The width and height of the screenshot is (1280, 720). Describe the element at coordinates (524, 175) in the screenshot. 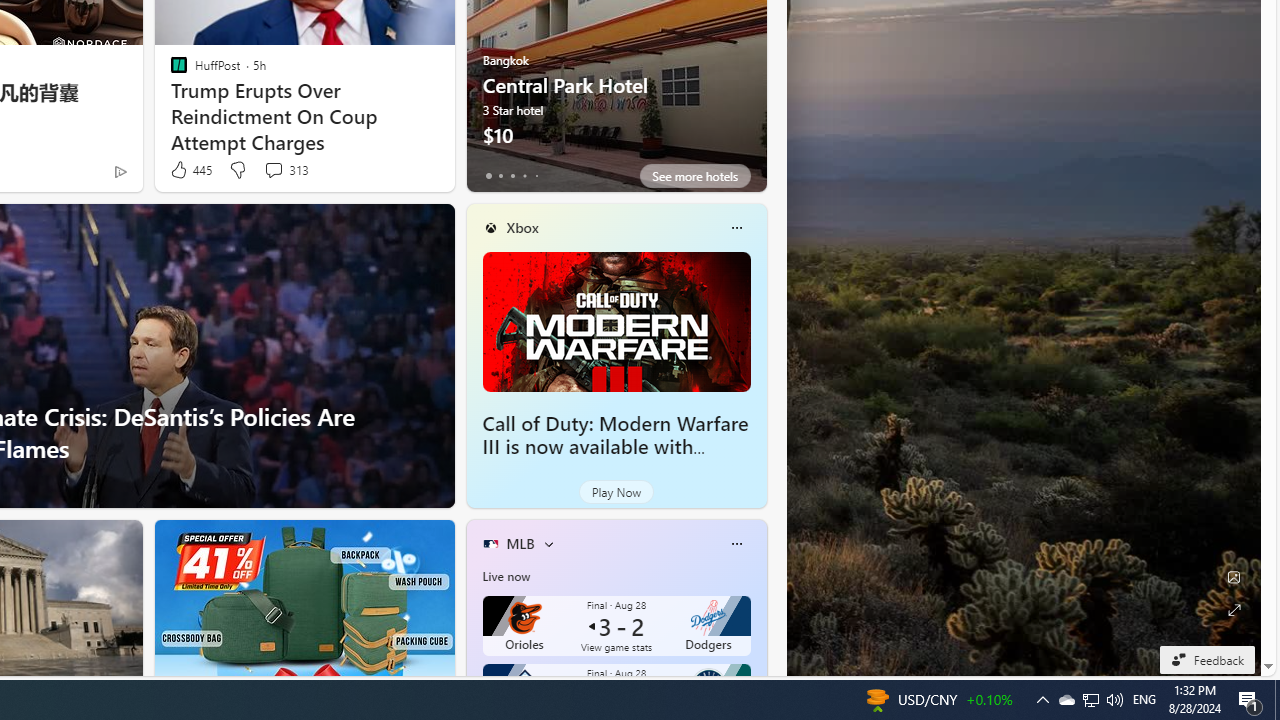

I see `'tab-3'` at that location.